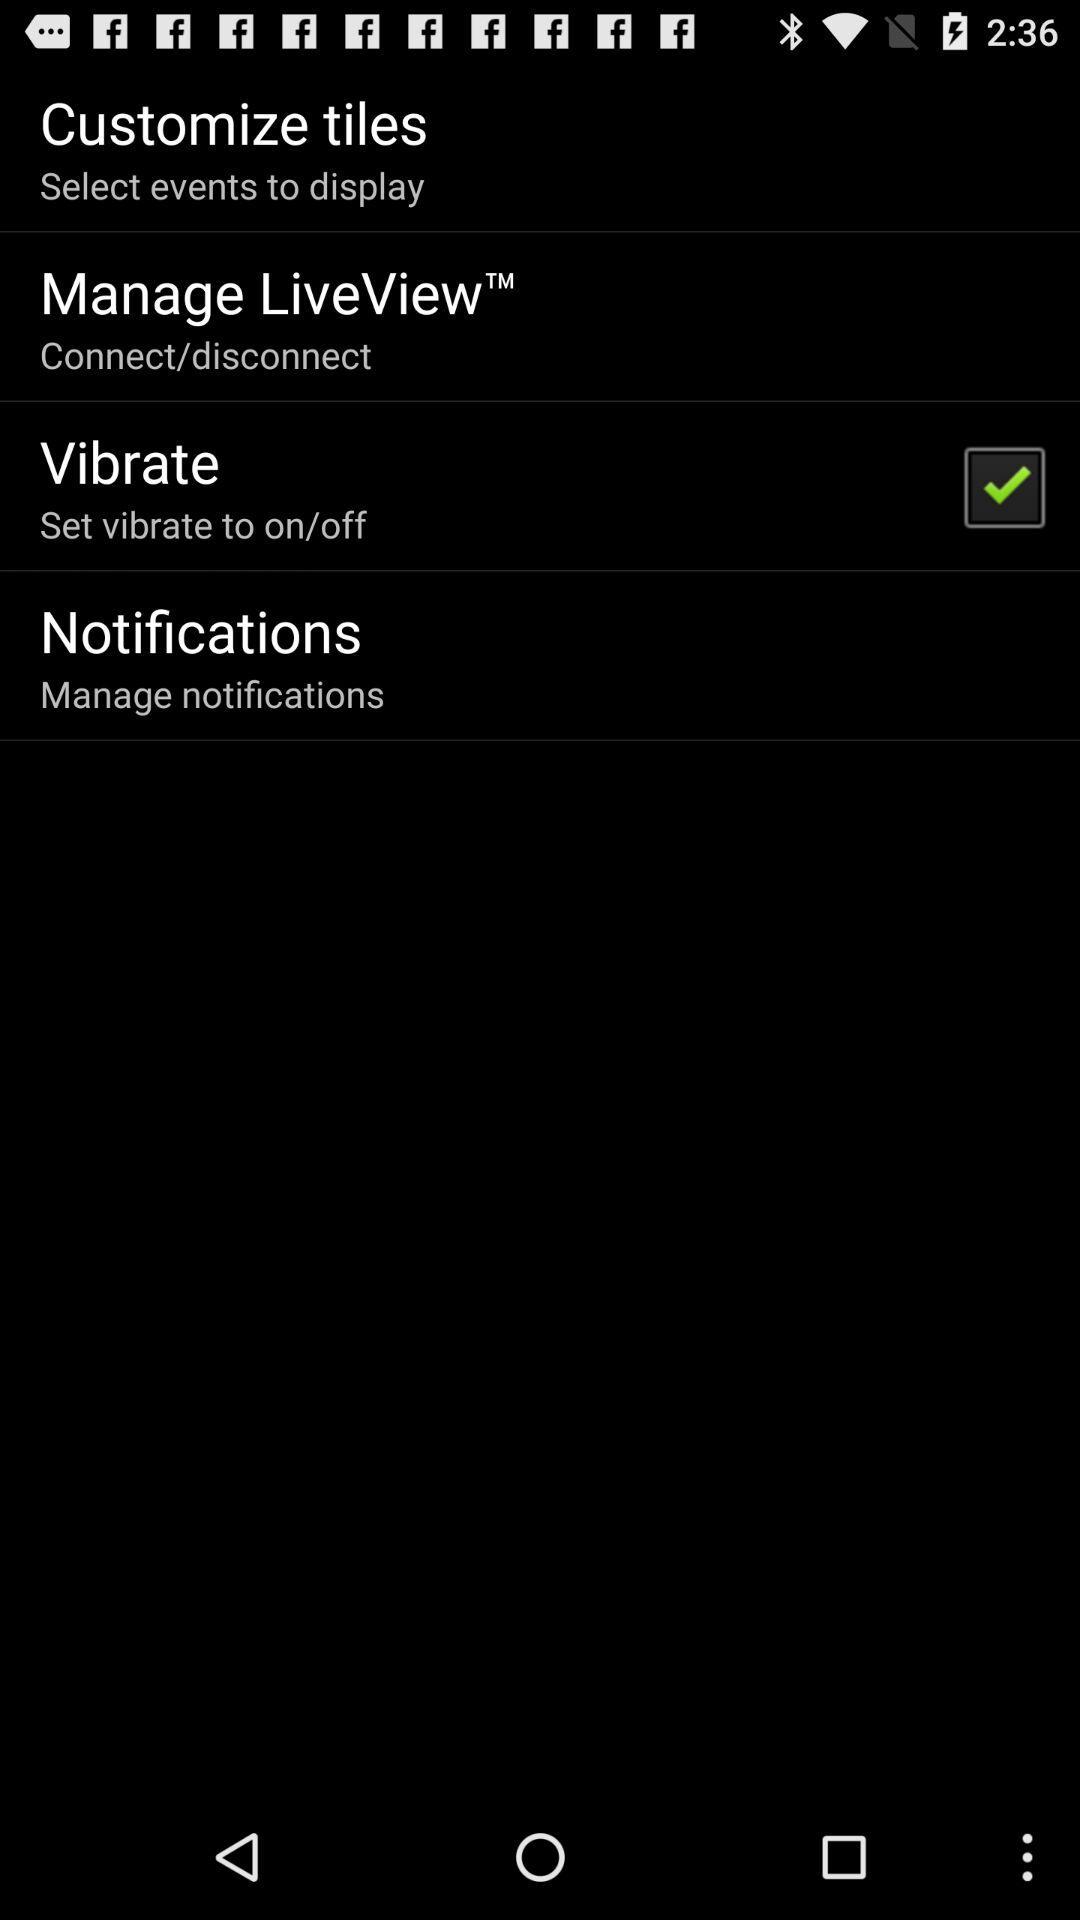 The width and height of the screenshot is (1080, 1920). What do you see at coordinates (233, 120) in the screenshot?
I see `customize tiles` at bounding box center [233, 120].